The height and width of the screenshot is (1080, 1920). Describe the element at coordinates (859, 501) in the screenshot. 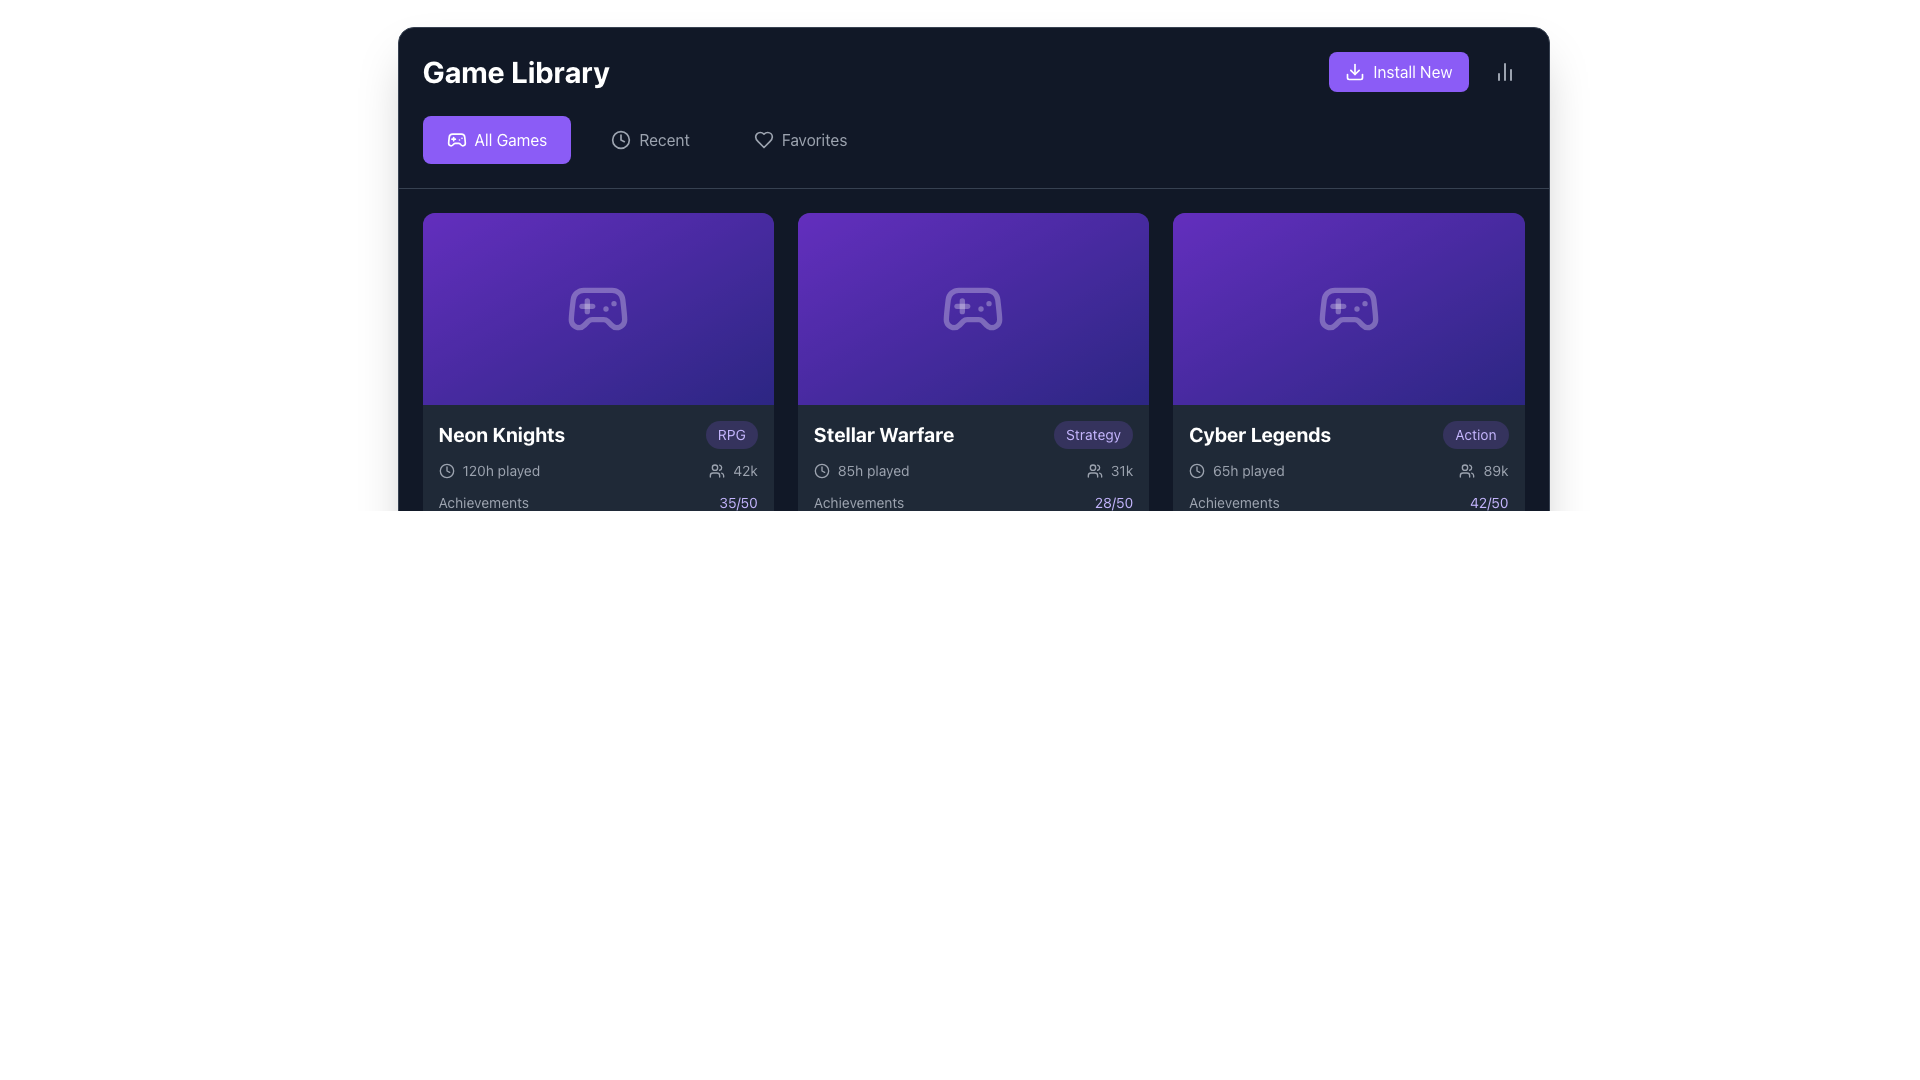

I see `the 'Achievements' static text label displayed in light gray color, located below the 'Stellar Warfare' game card` at that location.